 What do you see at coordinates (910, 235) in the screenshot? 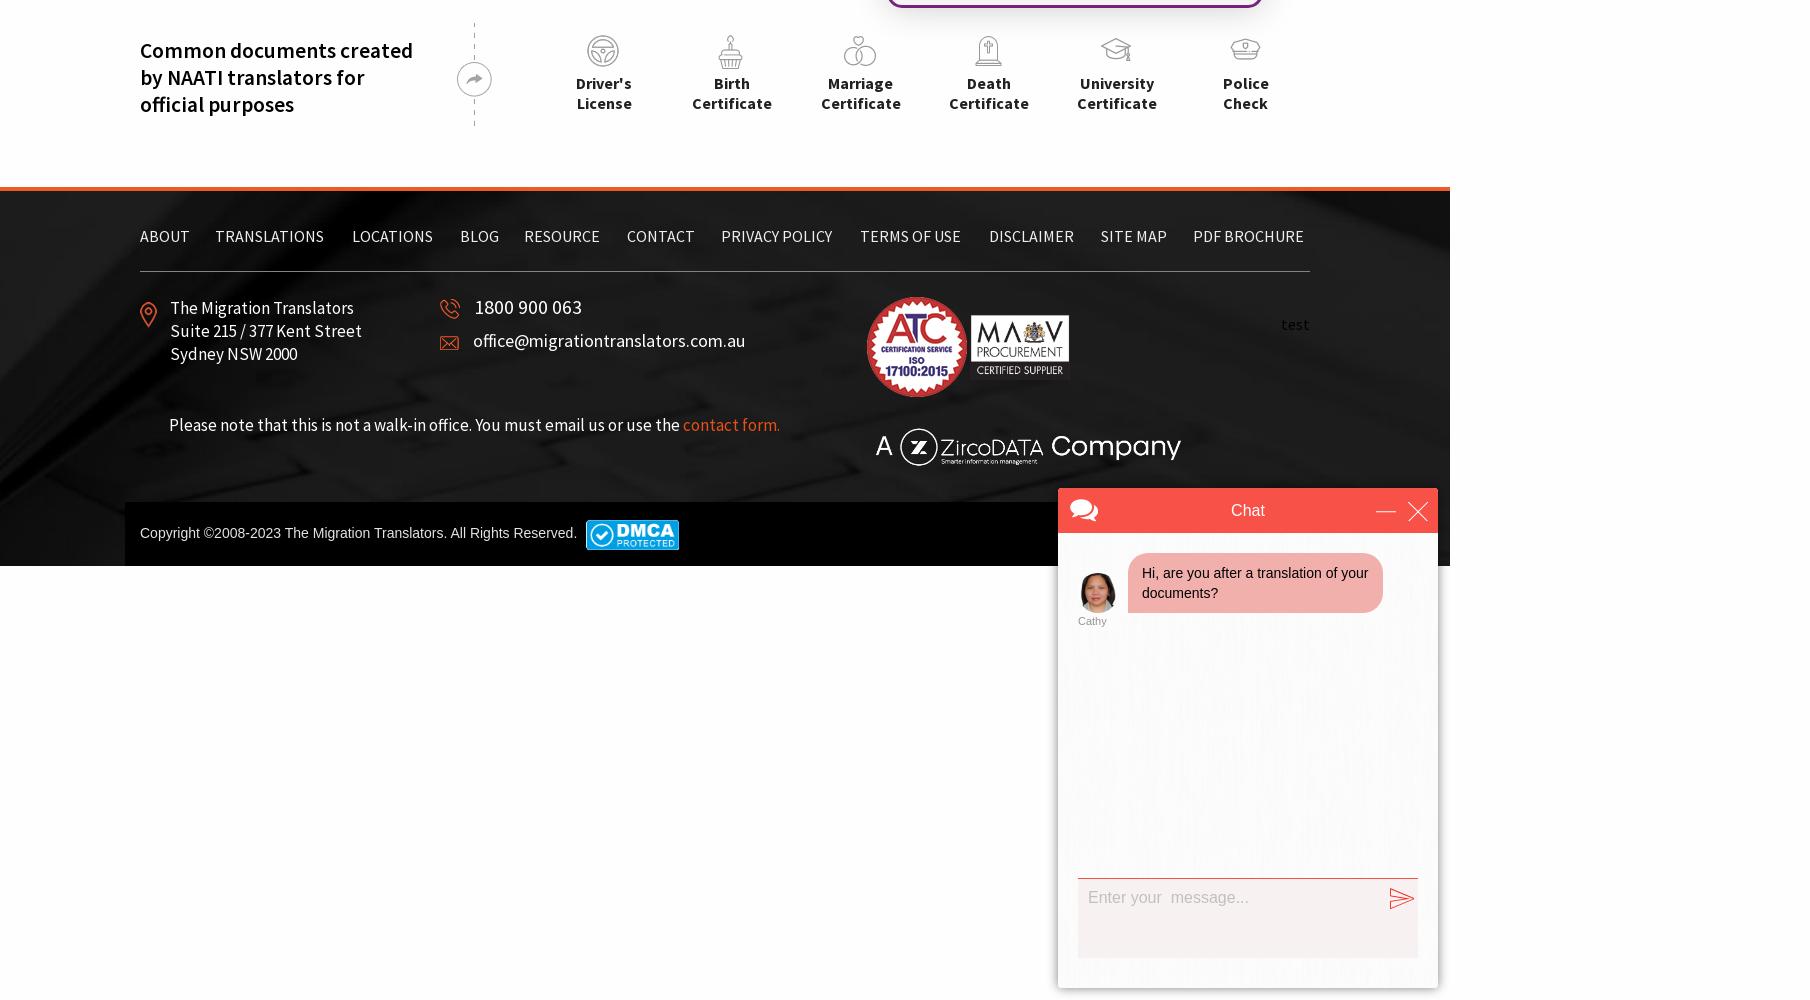
I see `'Terms of Use'` at bounding box center [910, 235].